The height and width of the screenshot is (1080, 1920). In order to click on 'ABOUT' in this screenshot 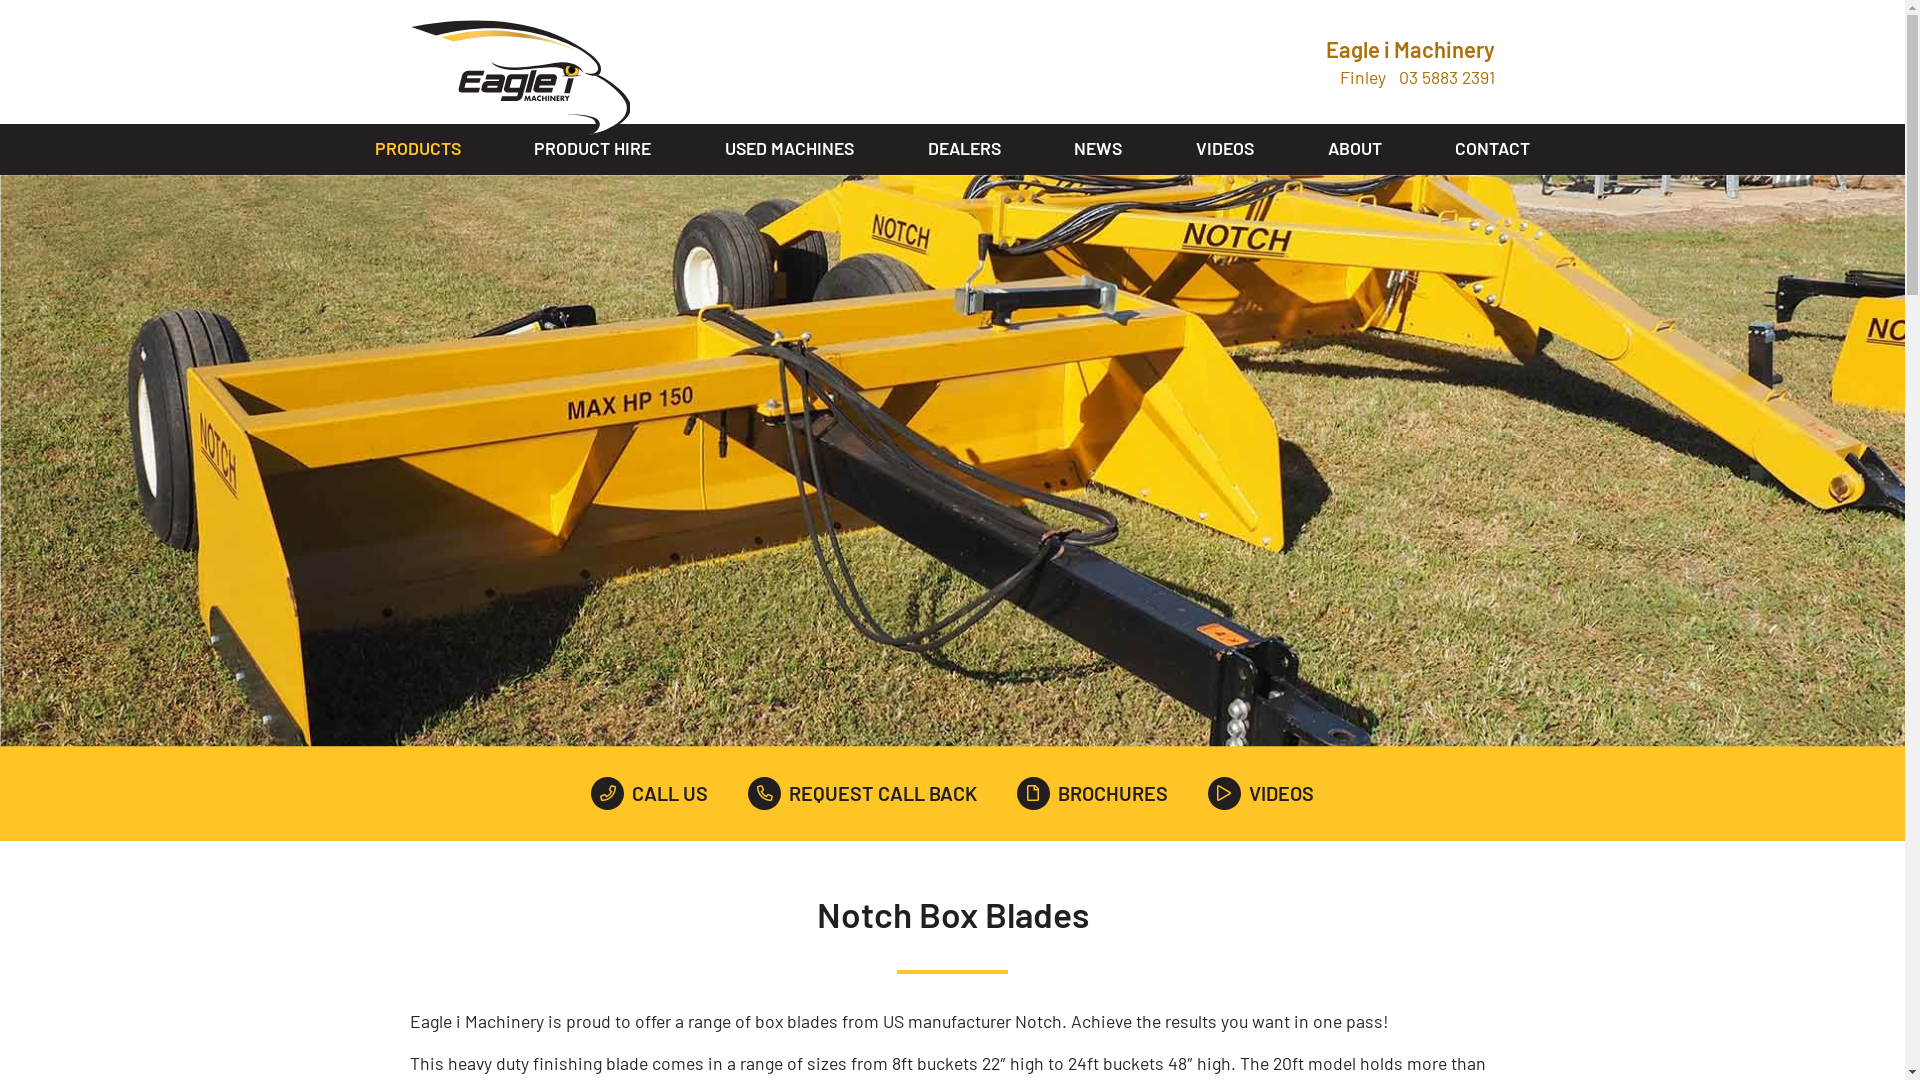, I will do `click(1354, 148)`.